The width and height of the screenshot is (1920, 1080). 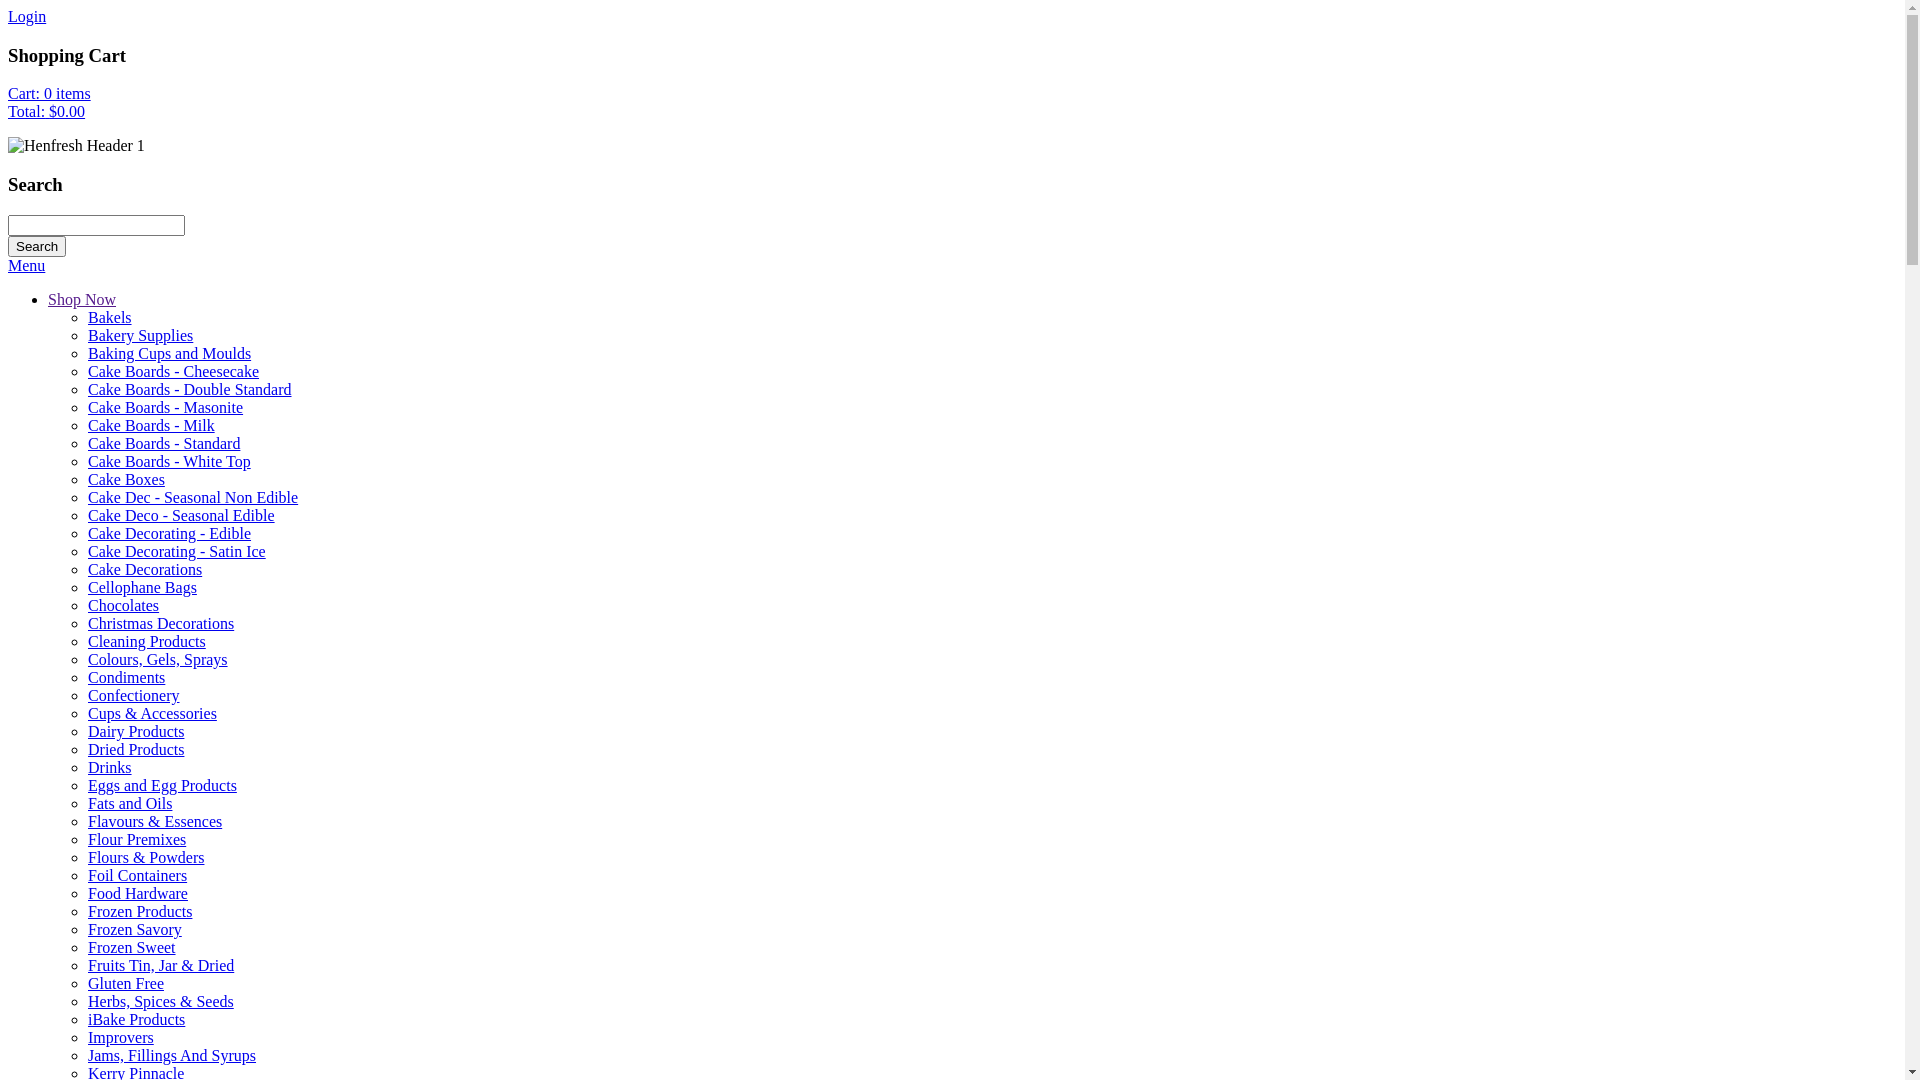 What do you see at coordinates (109, 316) in the screenshot?
I see `'Bakels'` at bounding box center [109, 316].